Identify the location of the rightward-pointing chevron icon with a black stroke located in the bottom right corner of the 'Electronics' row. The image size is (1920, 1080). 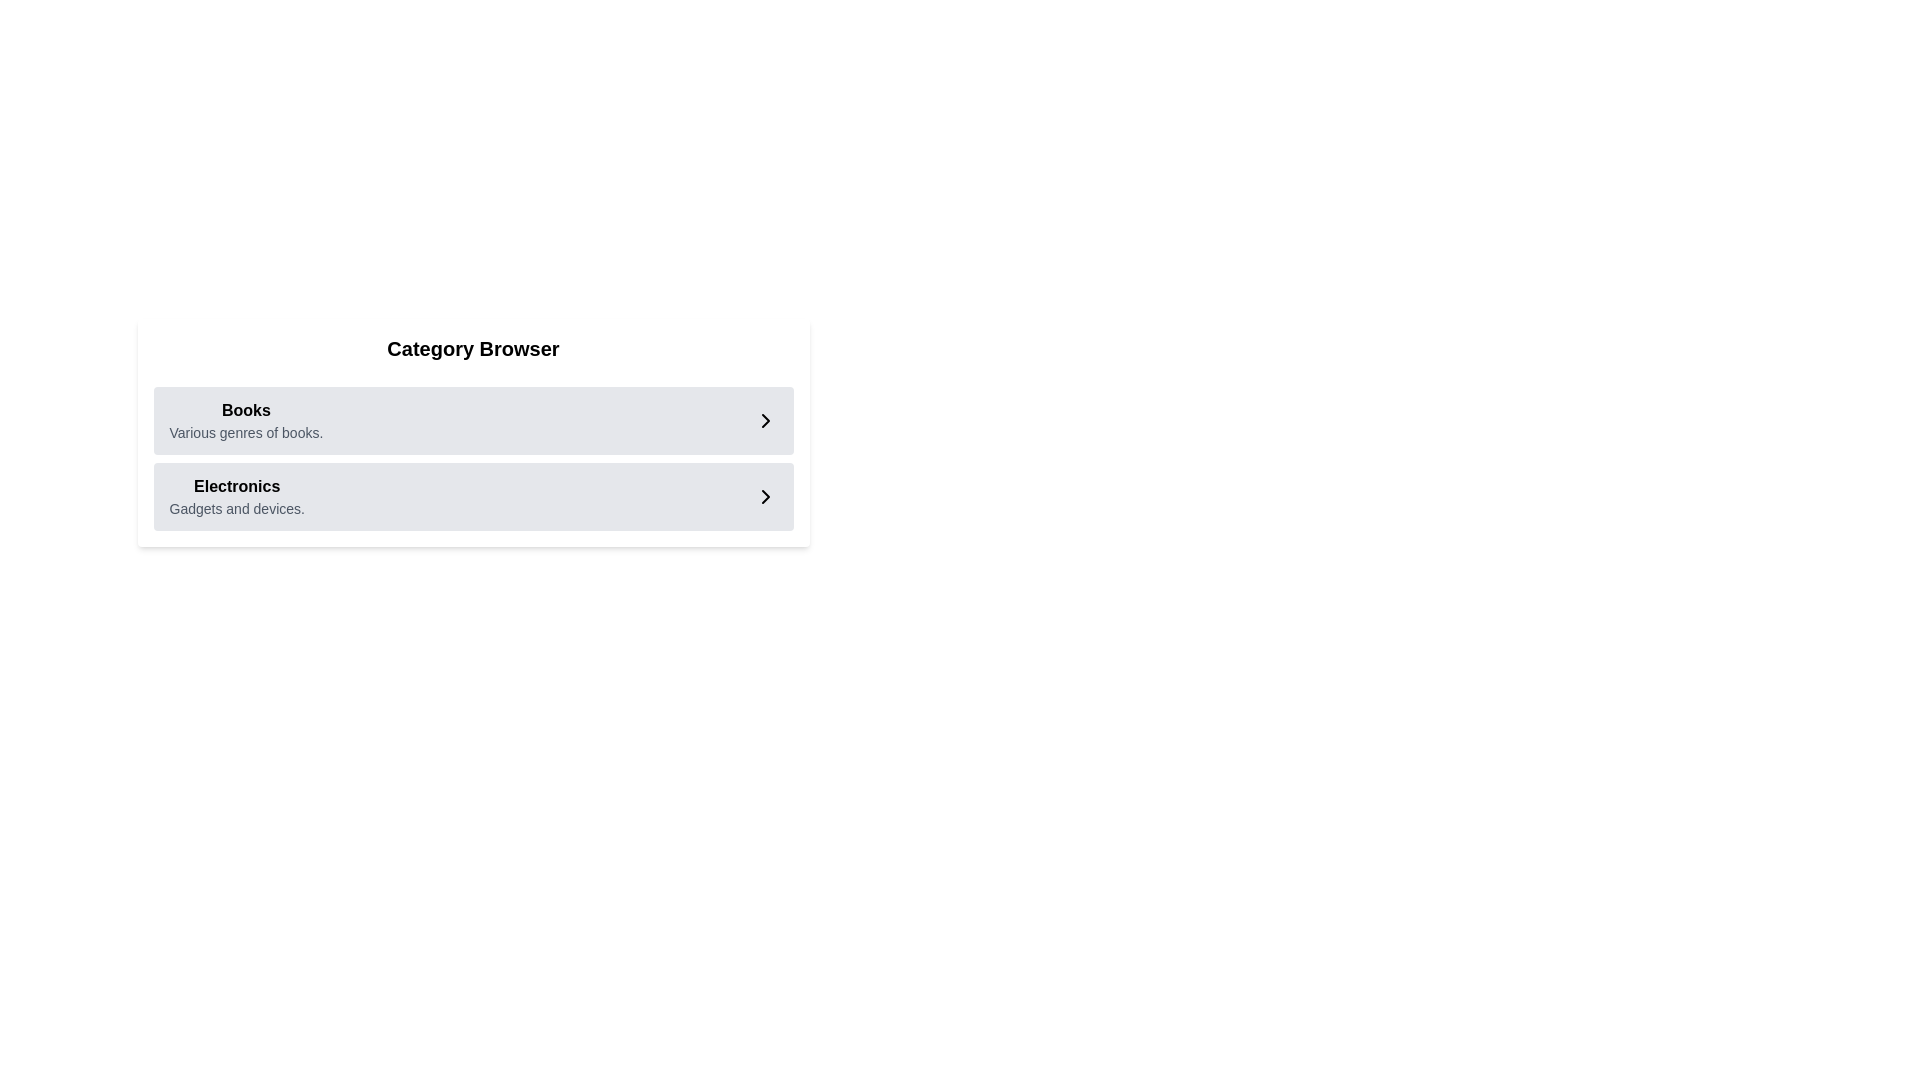
(764, 496).